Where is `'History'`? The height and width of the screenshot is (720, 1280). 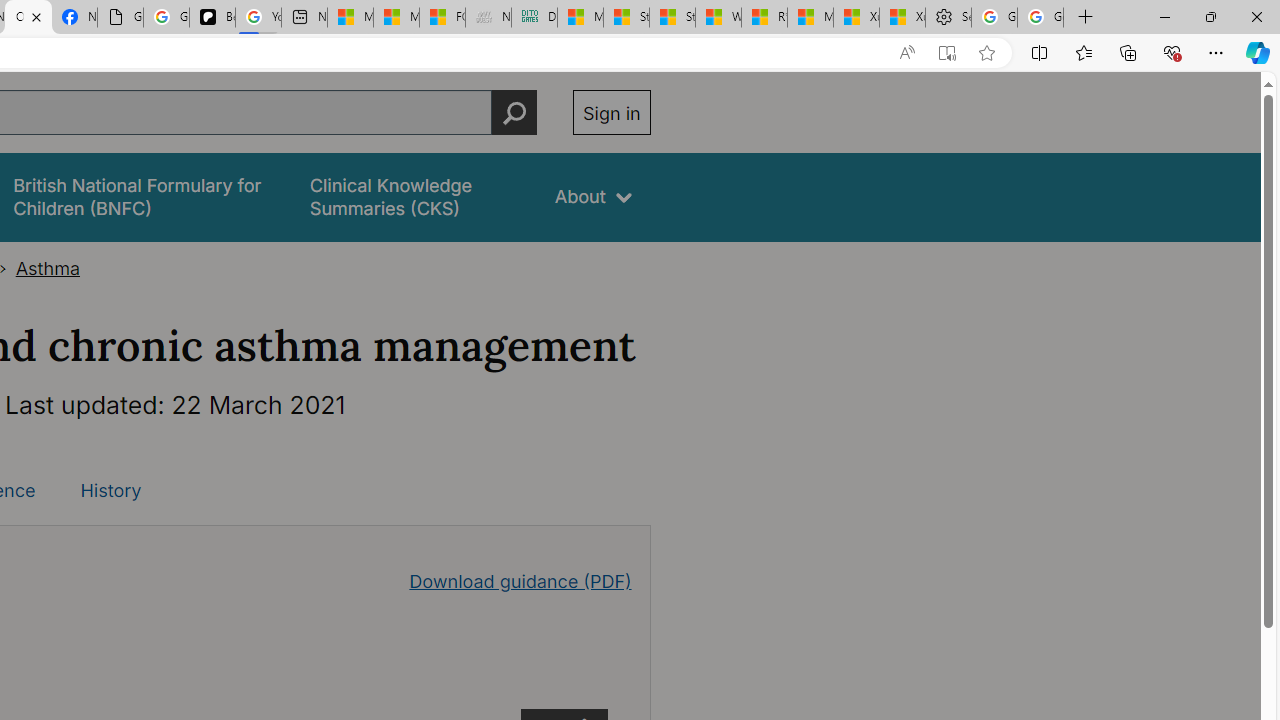 'History' is located at coordinates (109, 491).